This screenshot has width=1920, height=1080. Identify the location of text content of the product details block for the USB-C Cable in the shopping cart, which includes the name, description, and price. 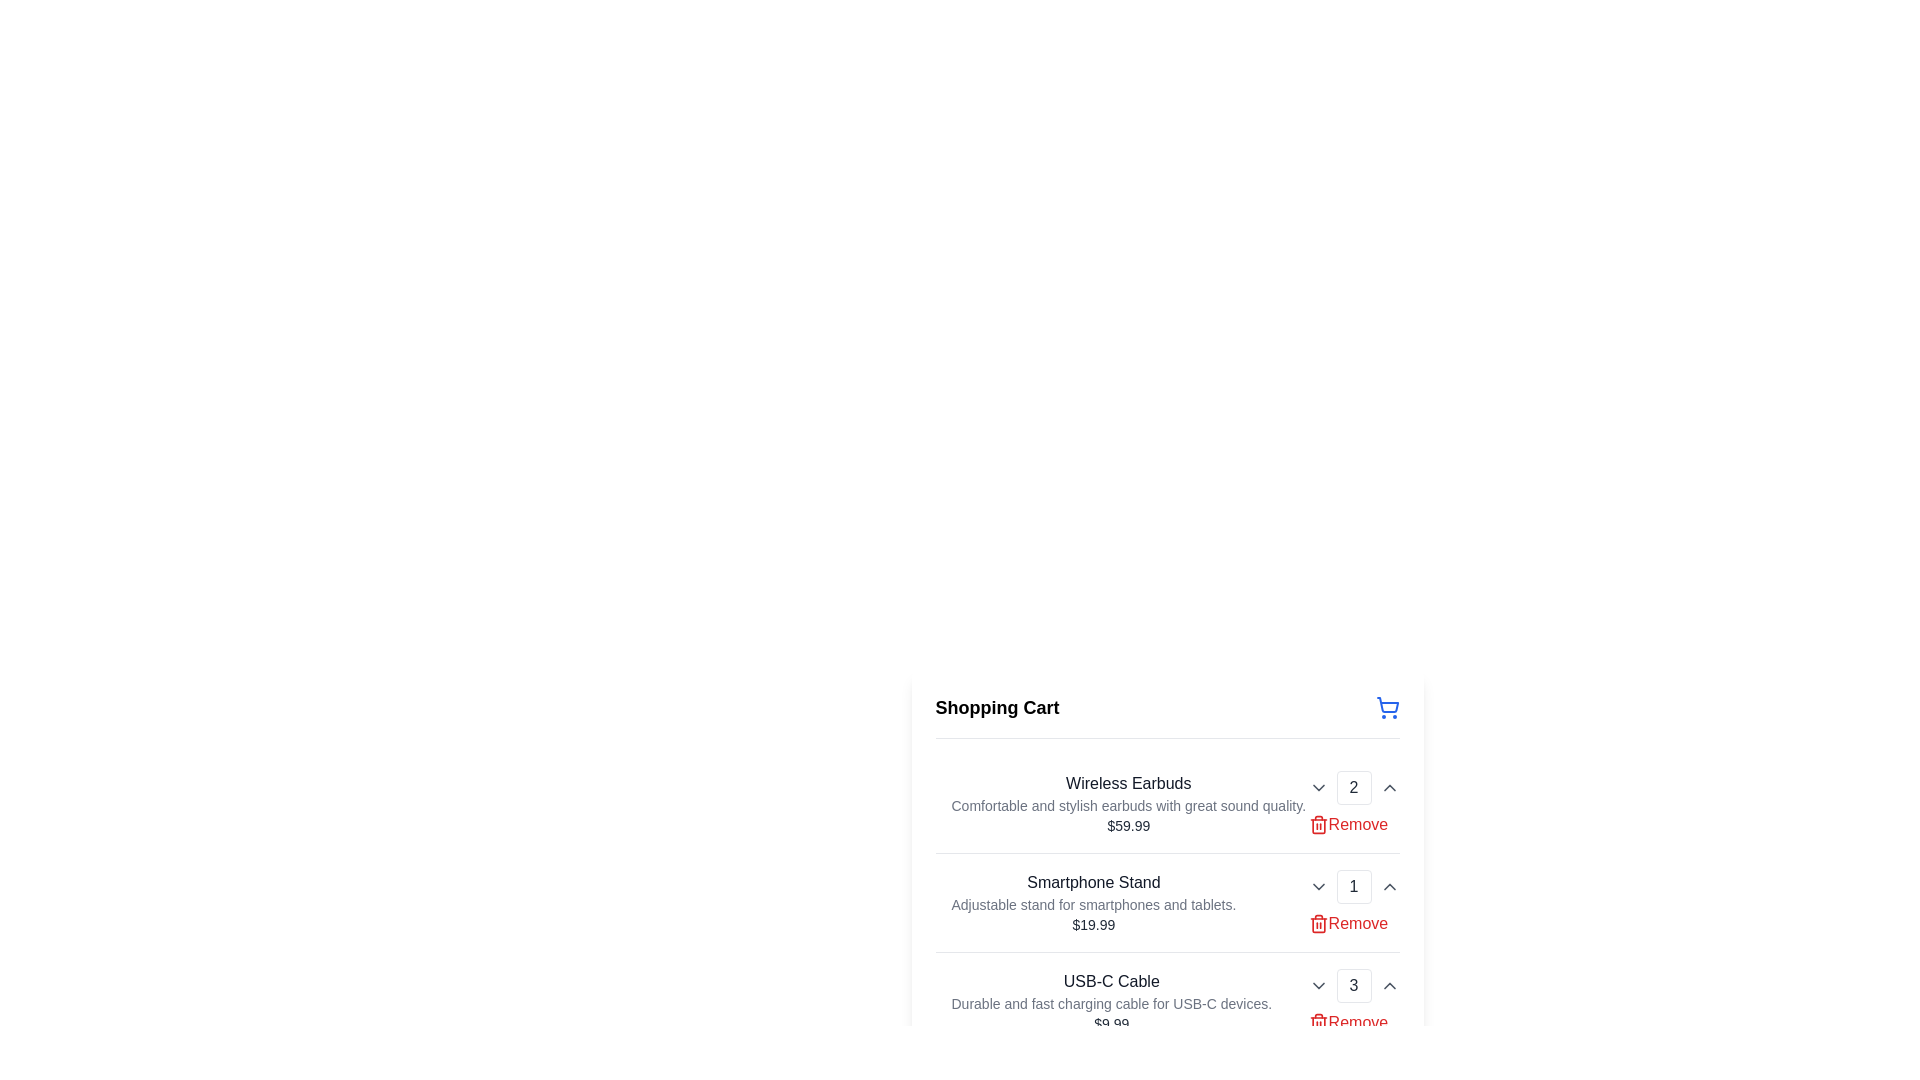
(1102, 1002).